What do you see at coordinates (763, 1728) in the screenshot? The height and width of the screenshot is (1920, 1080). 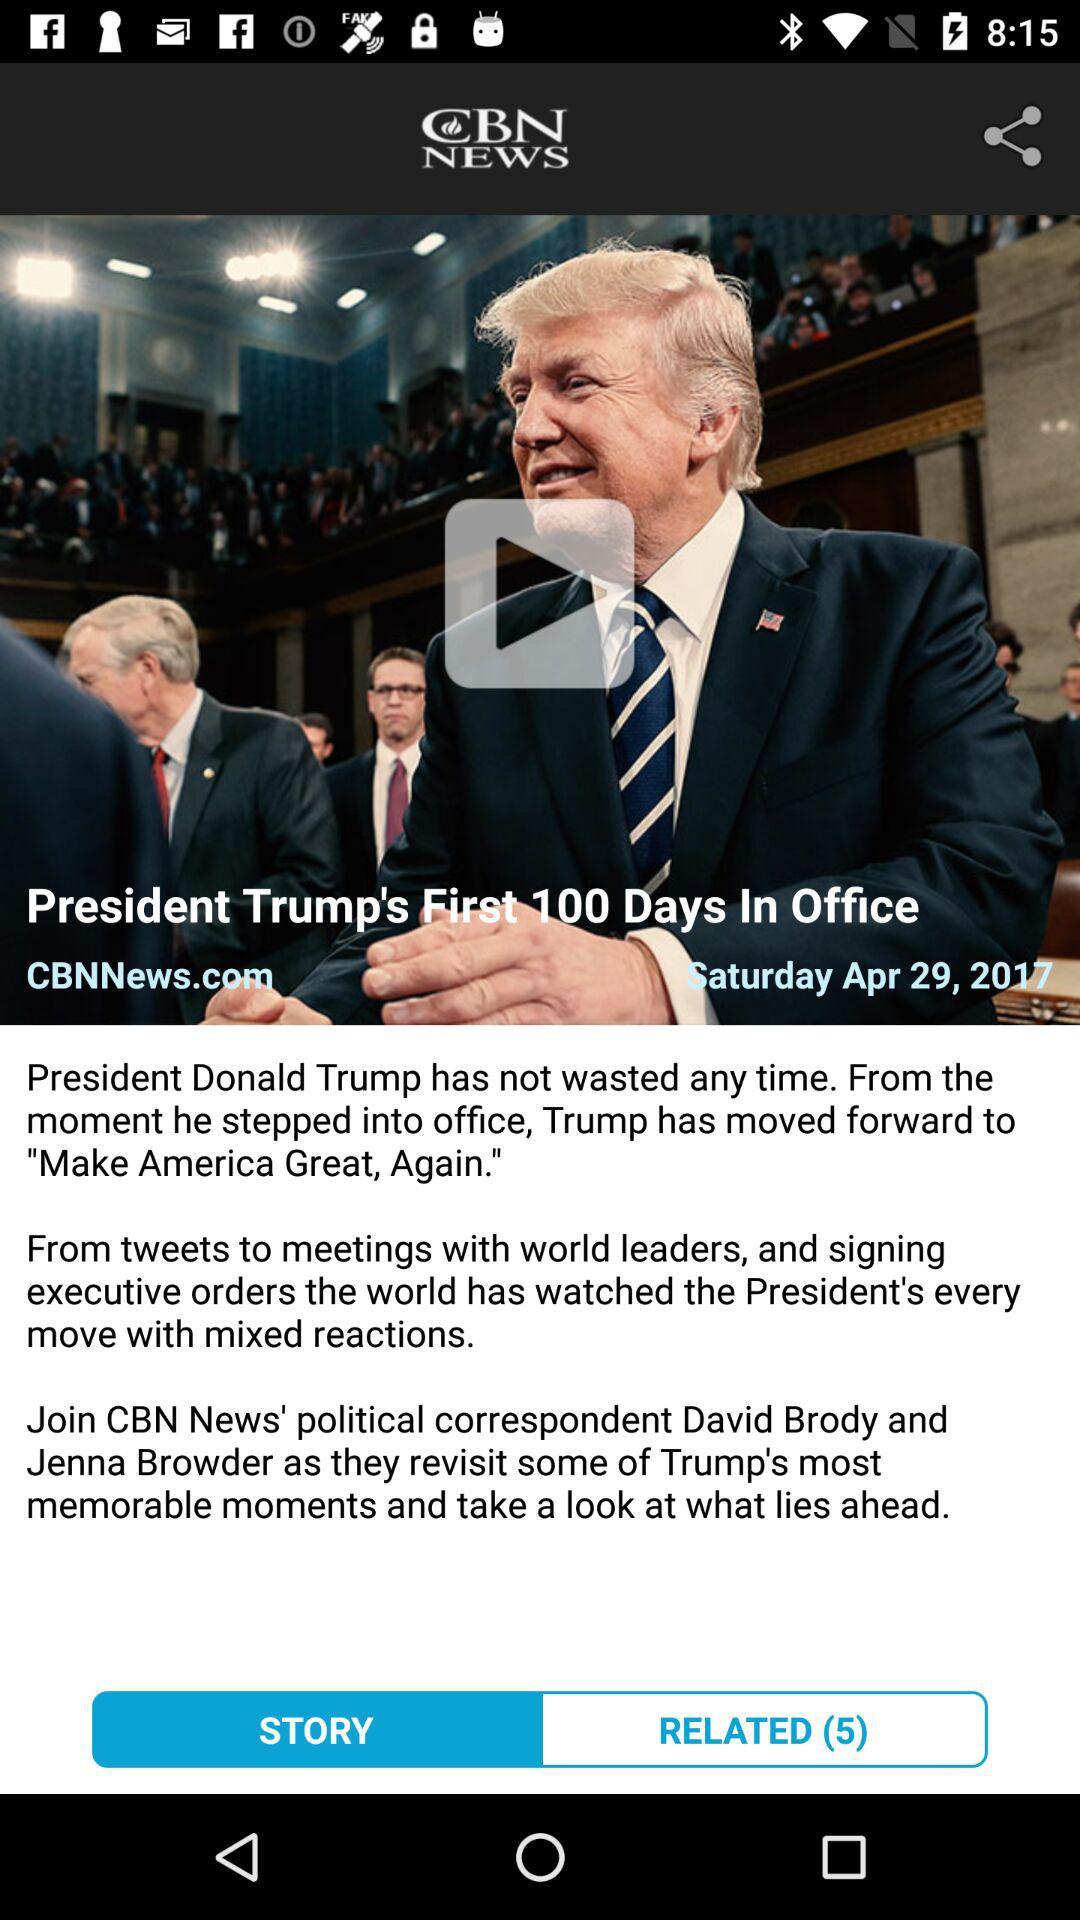 I see `the item at the bottom right corner` at bounding box center [763, 1728].